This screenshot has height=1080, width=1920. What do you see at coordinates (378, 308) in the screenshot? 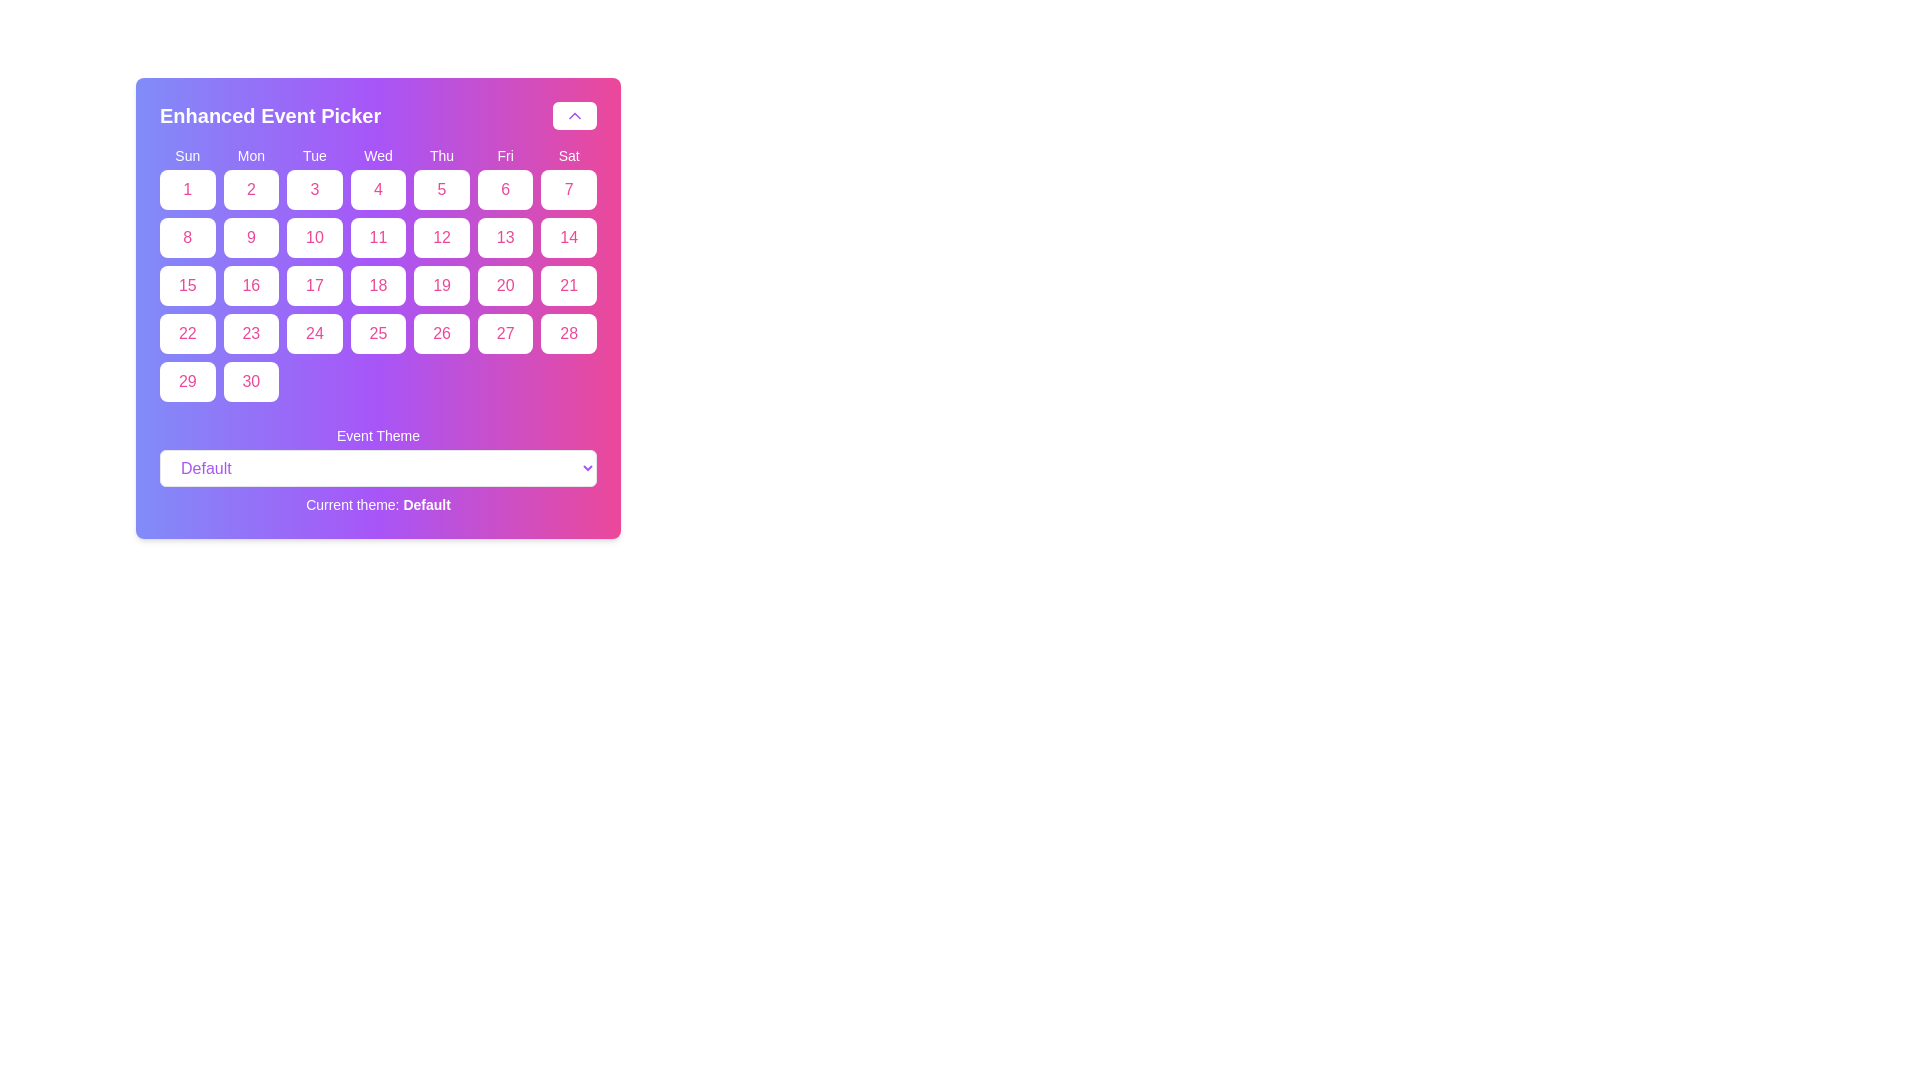
I see `the date in the calendar component with a gradient background` at bounding box center [378, 308].